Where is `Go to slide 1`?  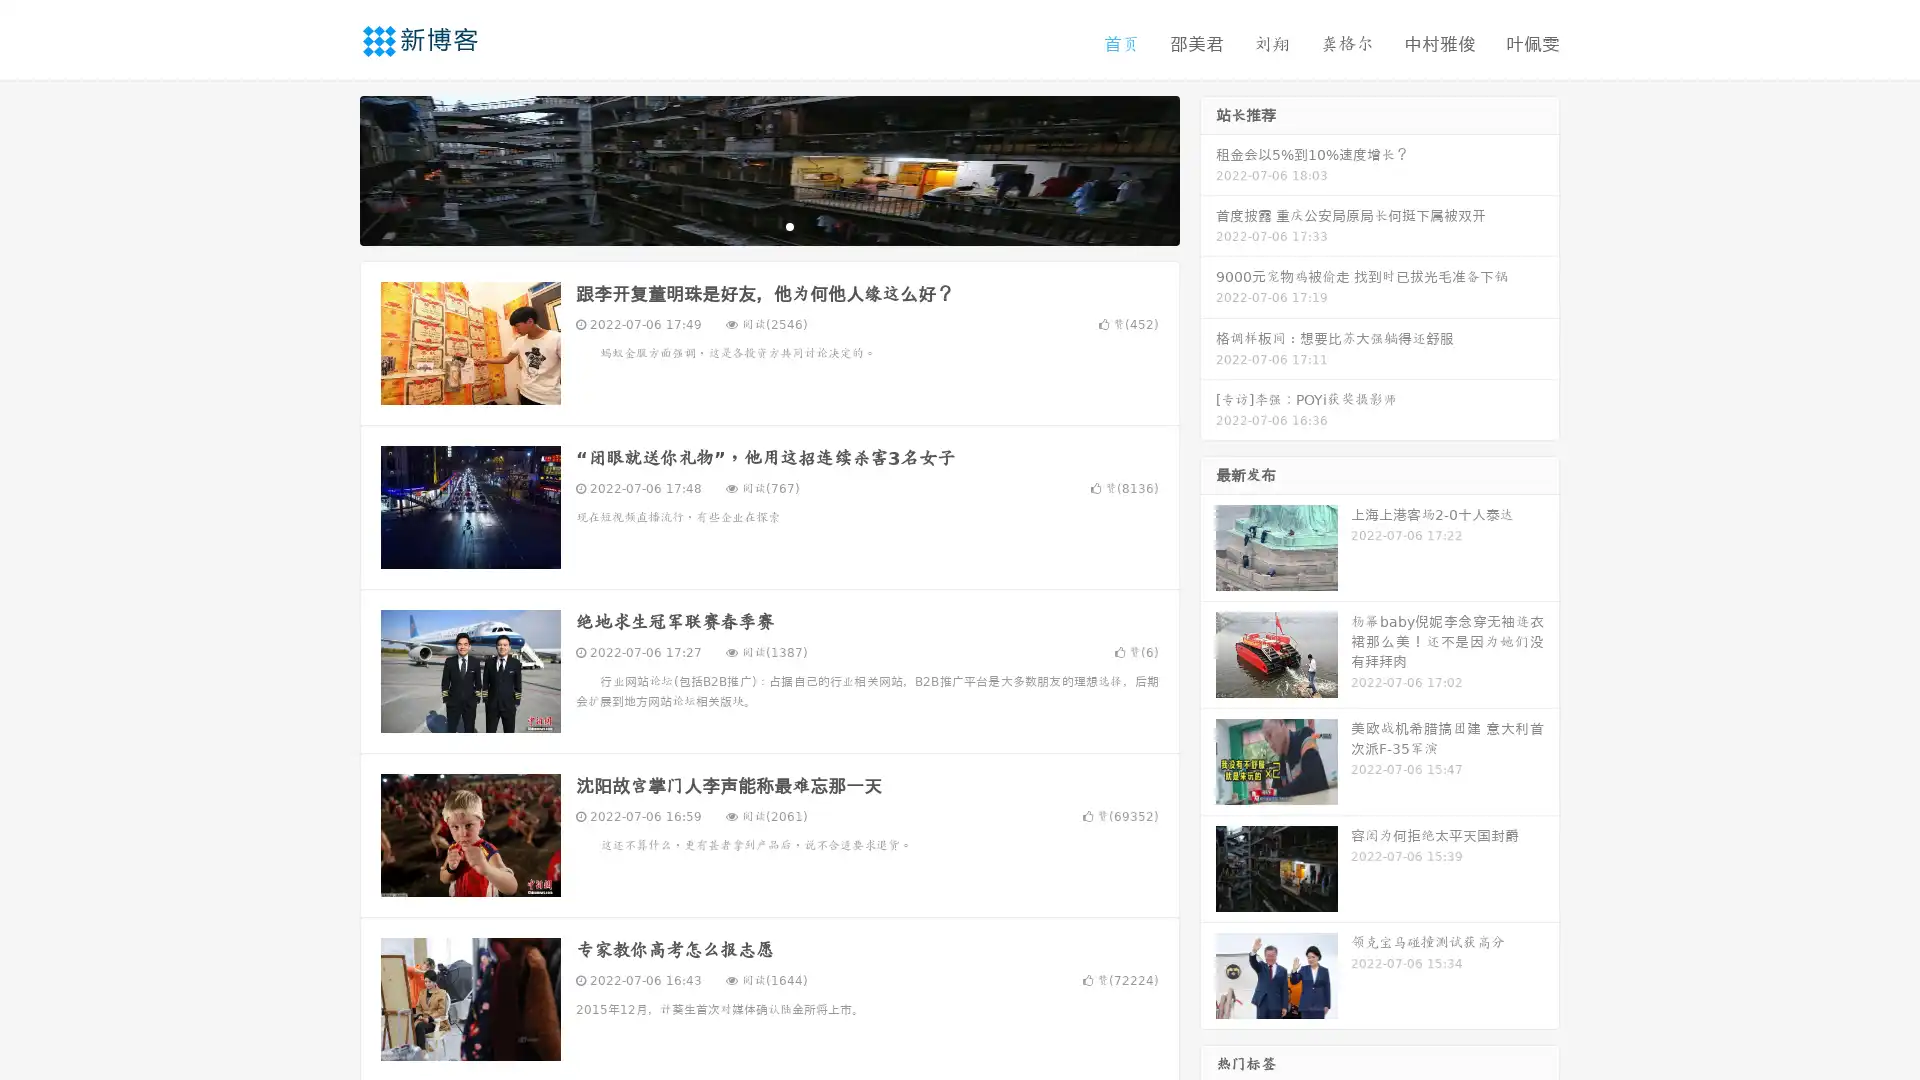
Go to slide 1 is located at coordinates (748, 225).